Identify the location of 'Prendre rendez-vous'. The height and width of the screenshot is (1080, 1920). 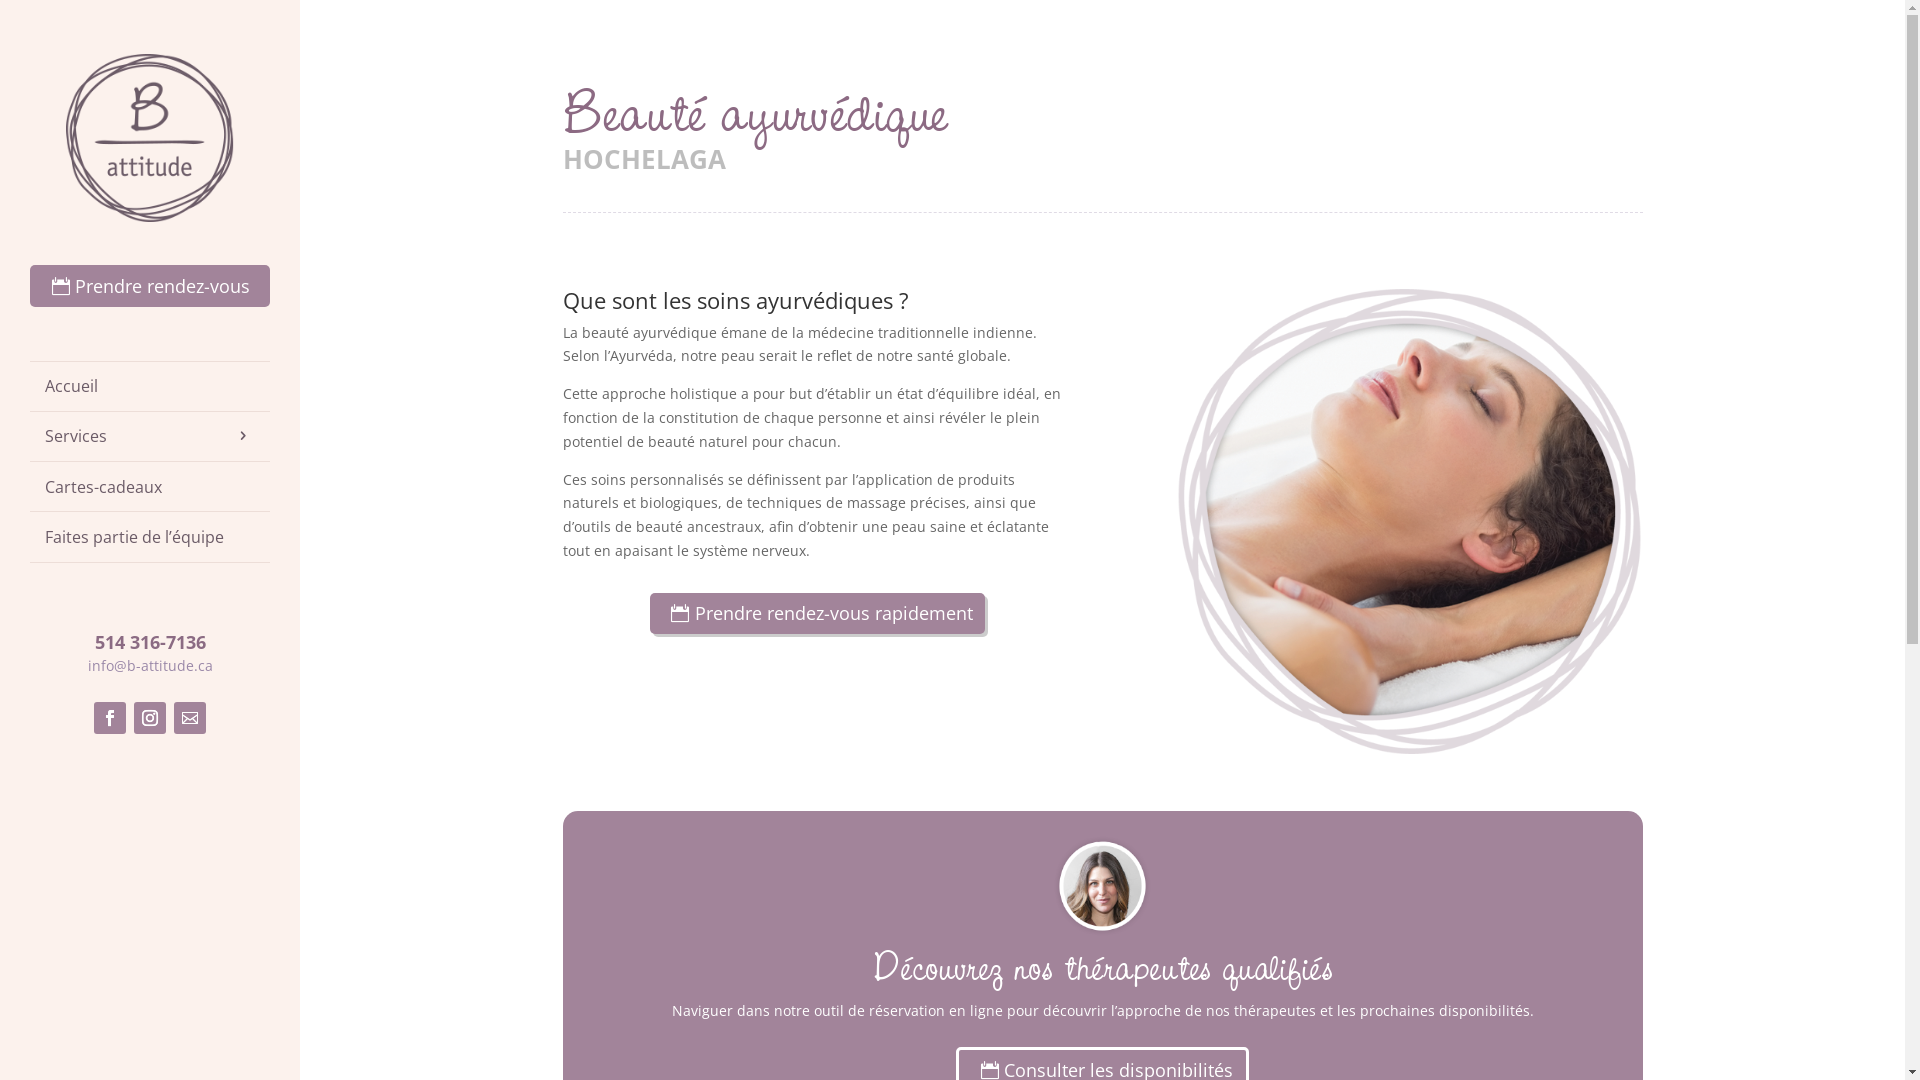
(148, 285).